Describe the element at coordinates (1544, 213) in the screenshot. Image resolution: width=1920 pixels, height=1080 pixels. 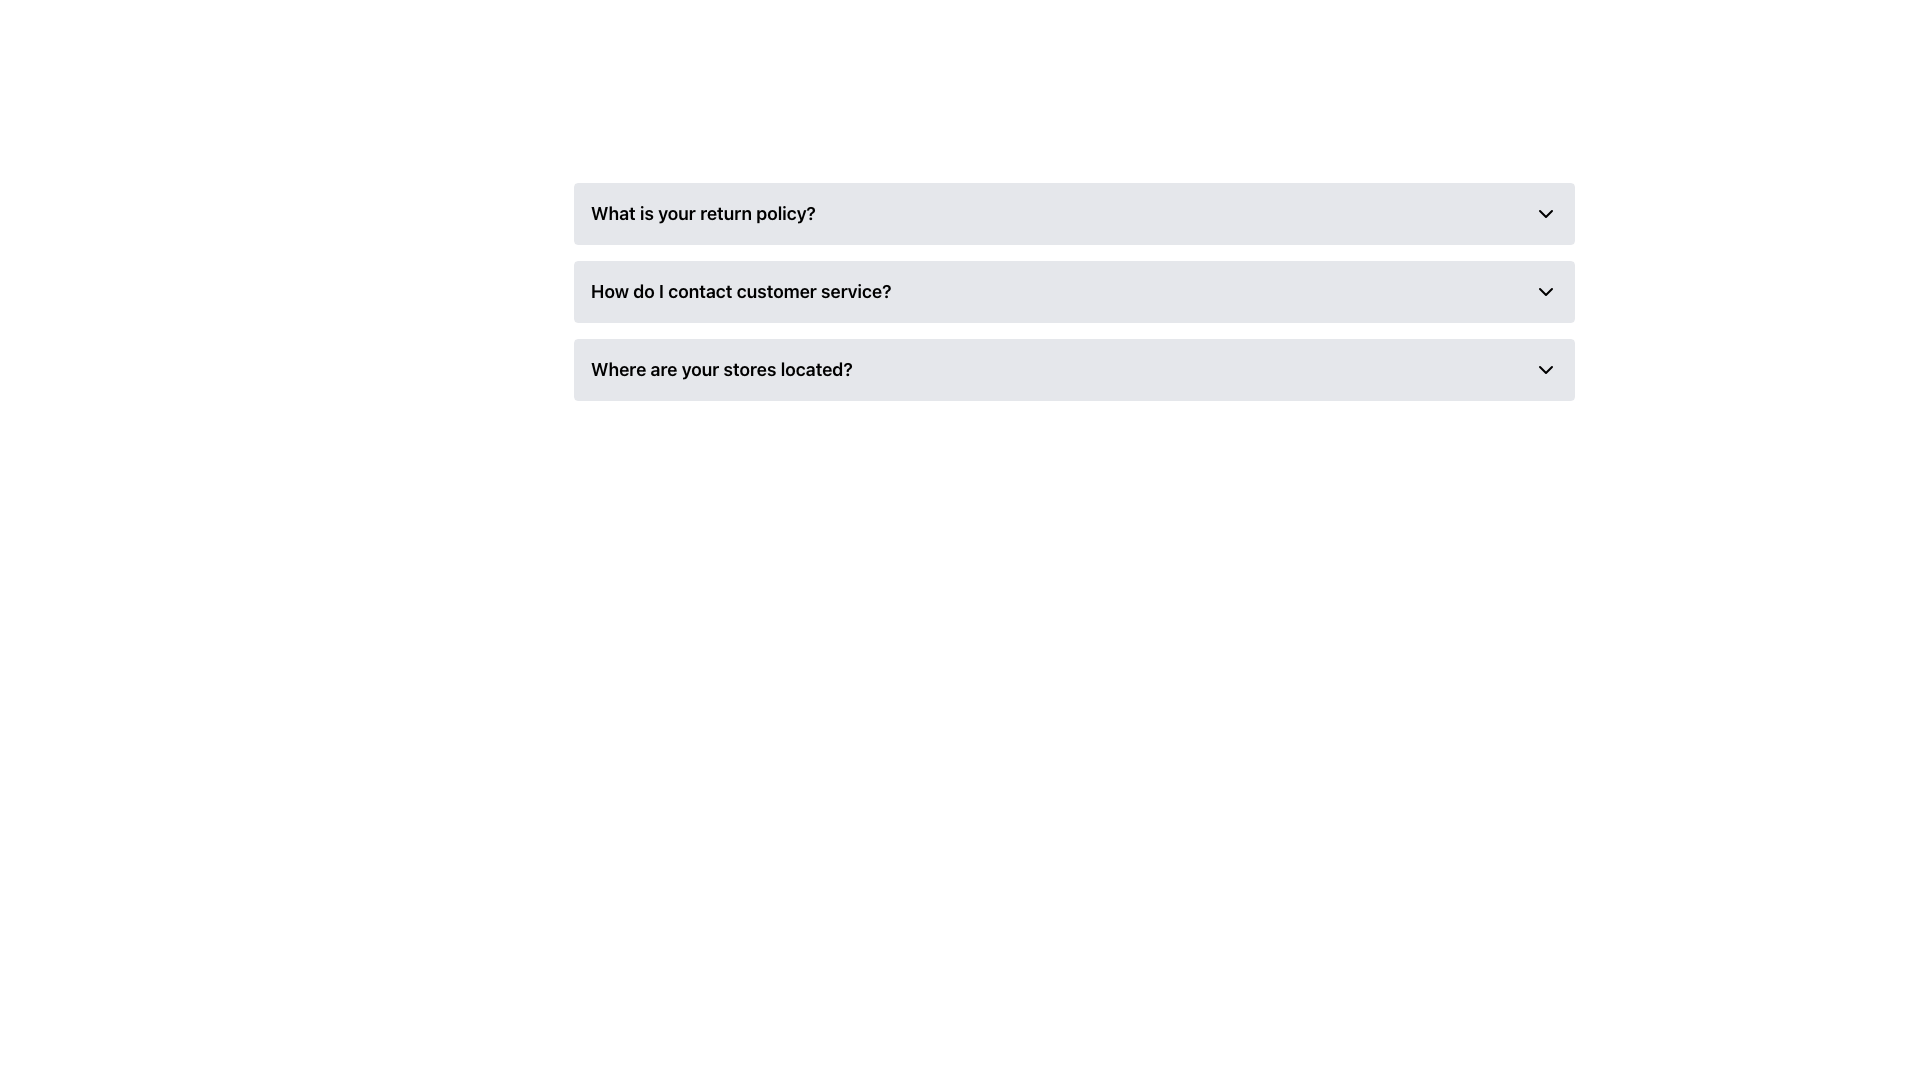
I see `the chevron icon` at that location.